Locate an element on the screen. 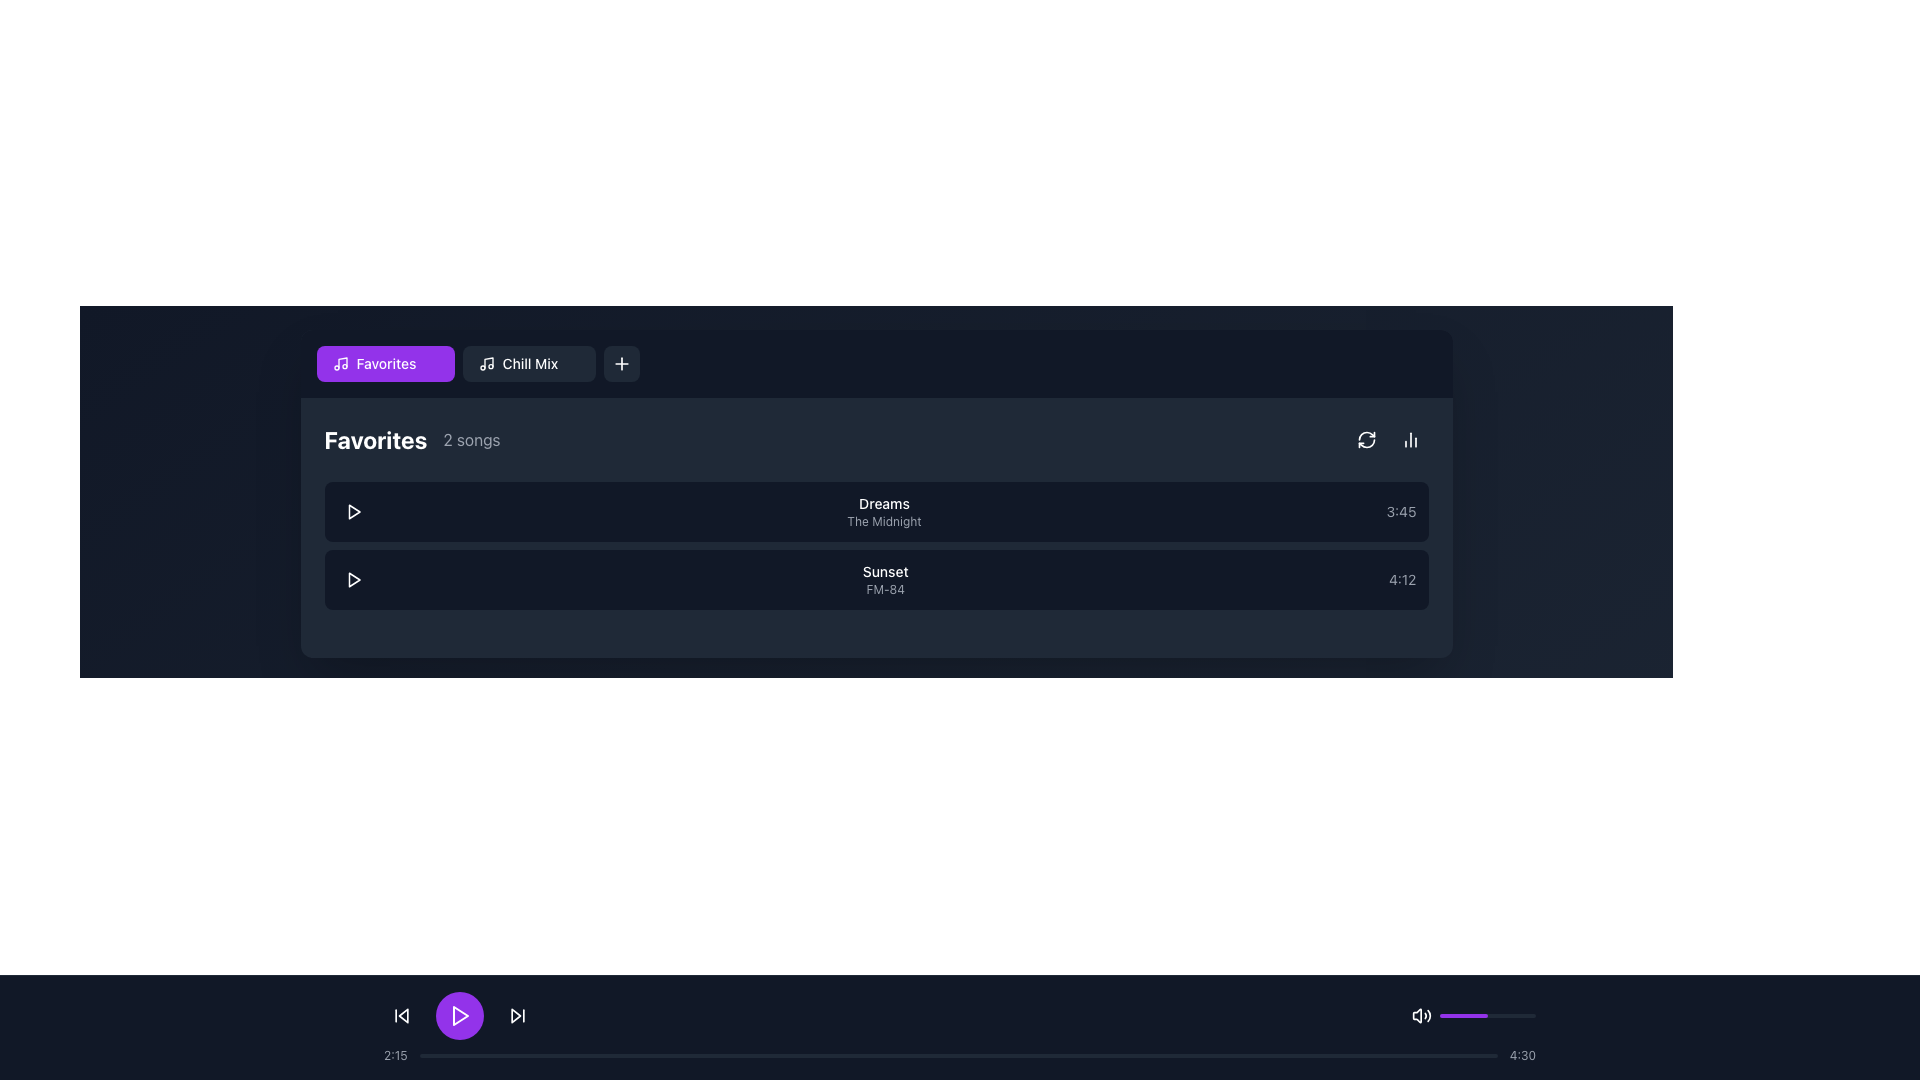 The height and width of the screenshot is (1080, 1920). the 'Chill Mix' text label element located within the navigation menu, which is positioned between the 'Favorites' tab and the '+' button is located at coordinates (530, 363).